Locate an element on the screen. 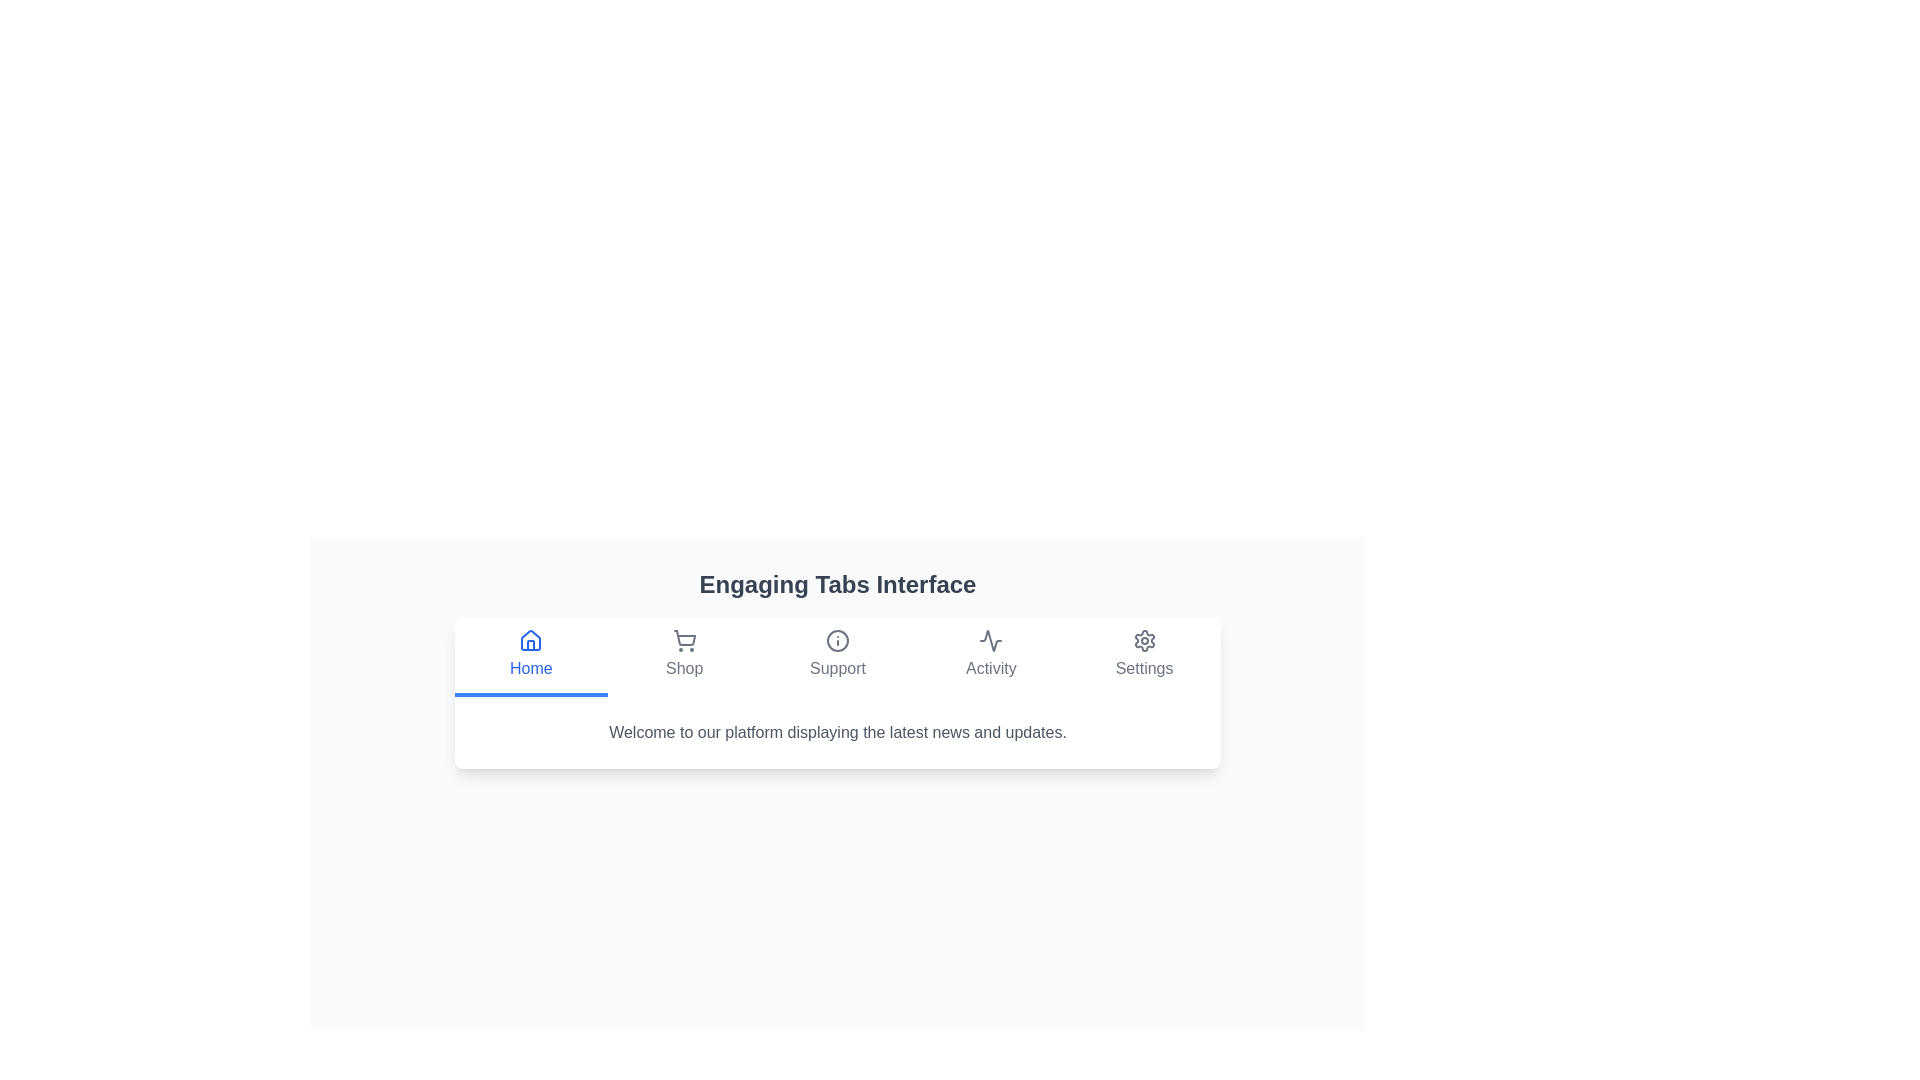 This screenshot has height=1080, width=1920. the Navigation tab located in the horizontal navigation bar is located at coordinates (684, 656).